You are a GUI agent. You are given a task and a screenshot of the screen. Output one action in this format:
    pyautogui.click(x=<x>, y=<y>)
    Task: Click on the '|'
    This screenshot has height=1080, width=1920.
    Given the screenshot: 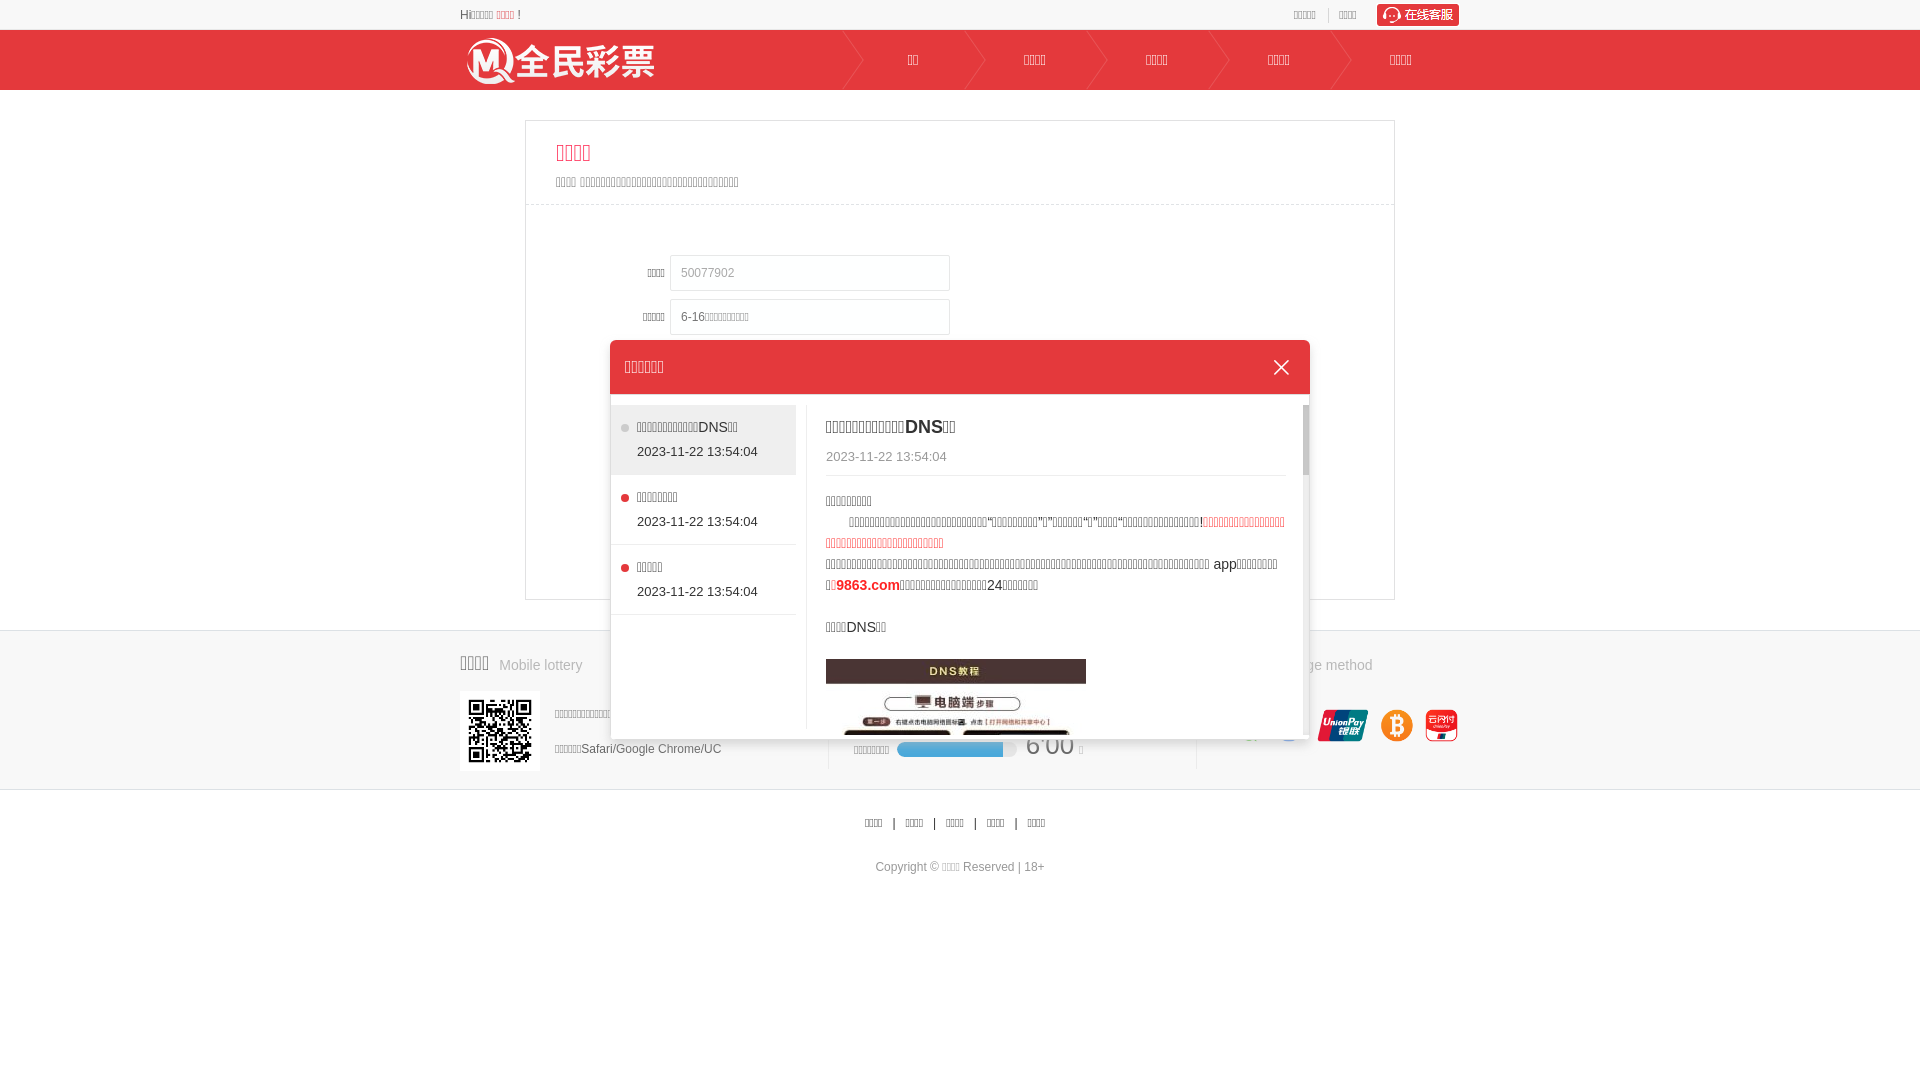 What is the action you would take?
    pyautogui.click(x=892, y=823)
    